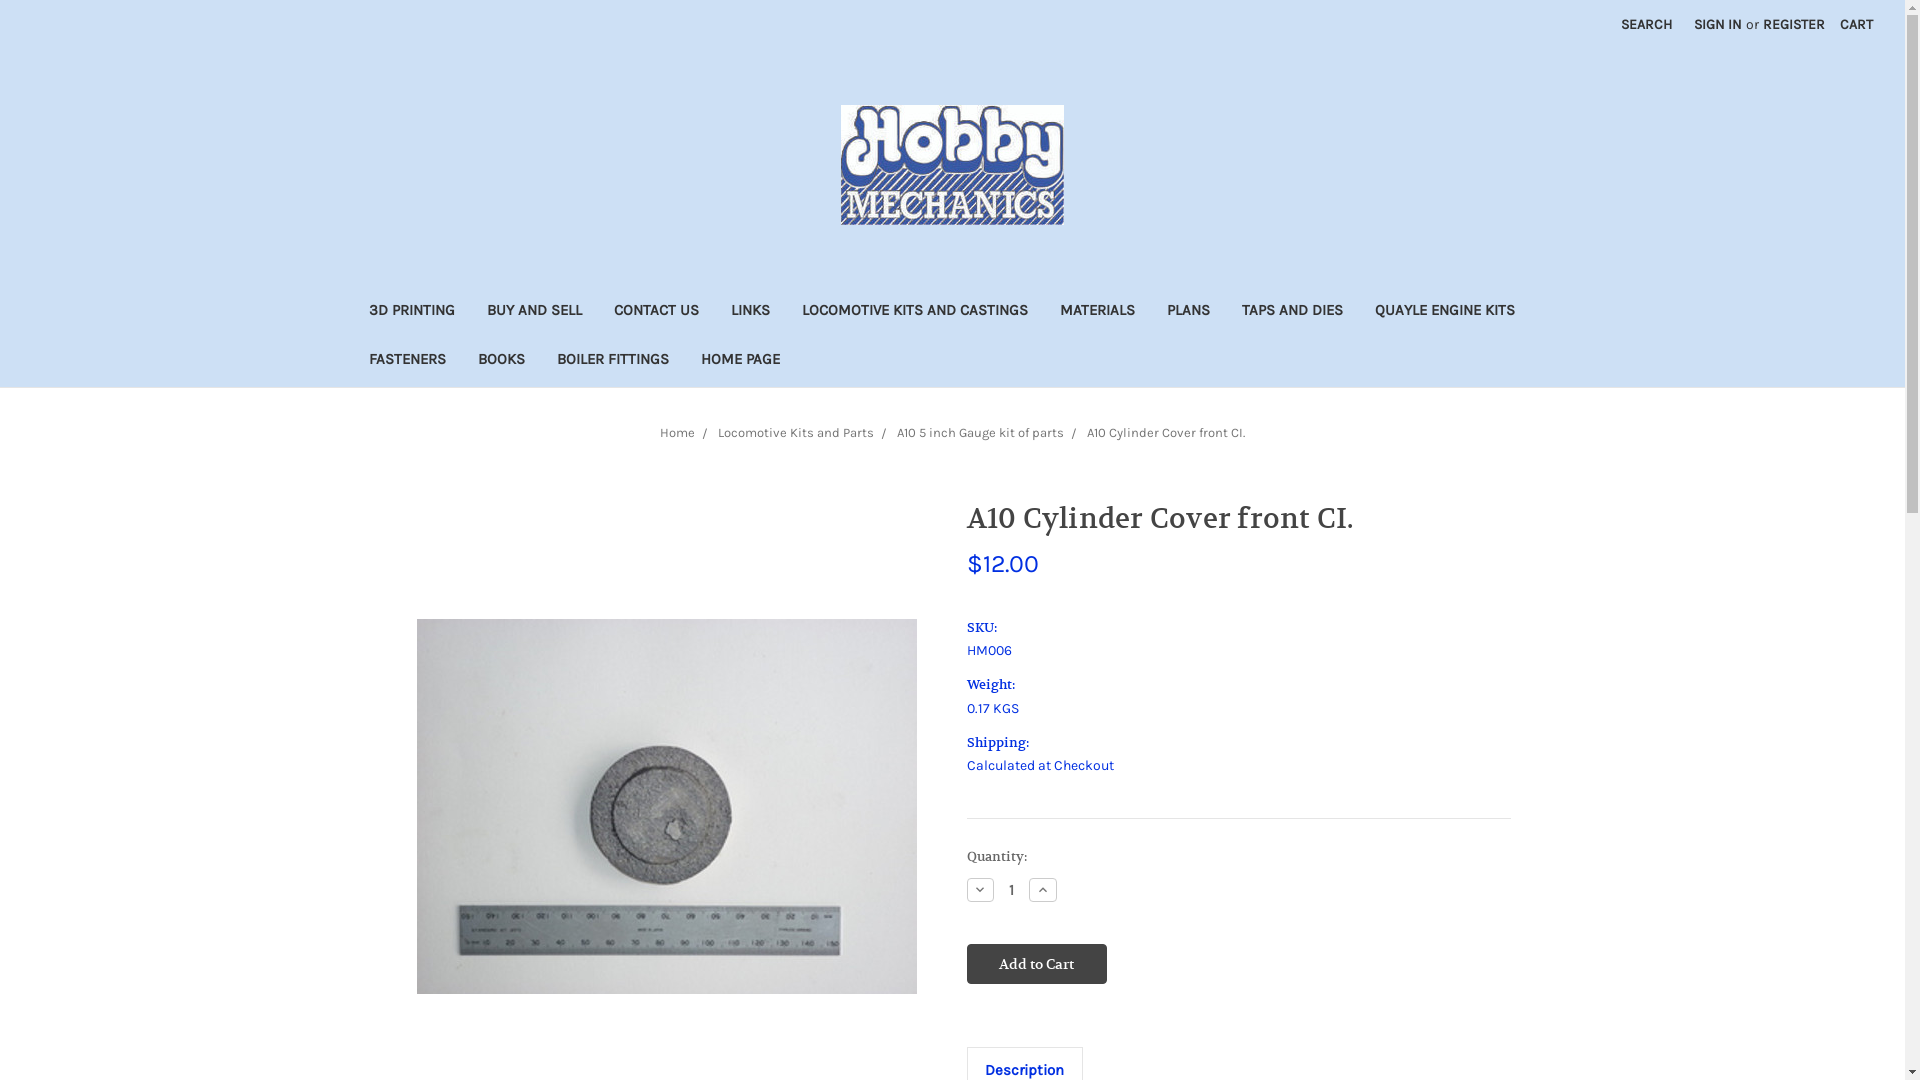 The image size is (1920, 1080). Describe the element at coordinates (1096, 312) in the screenshot. I see `'MATERIALS'` at that location.